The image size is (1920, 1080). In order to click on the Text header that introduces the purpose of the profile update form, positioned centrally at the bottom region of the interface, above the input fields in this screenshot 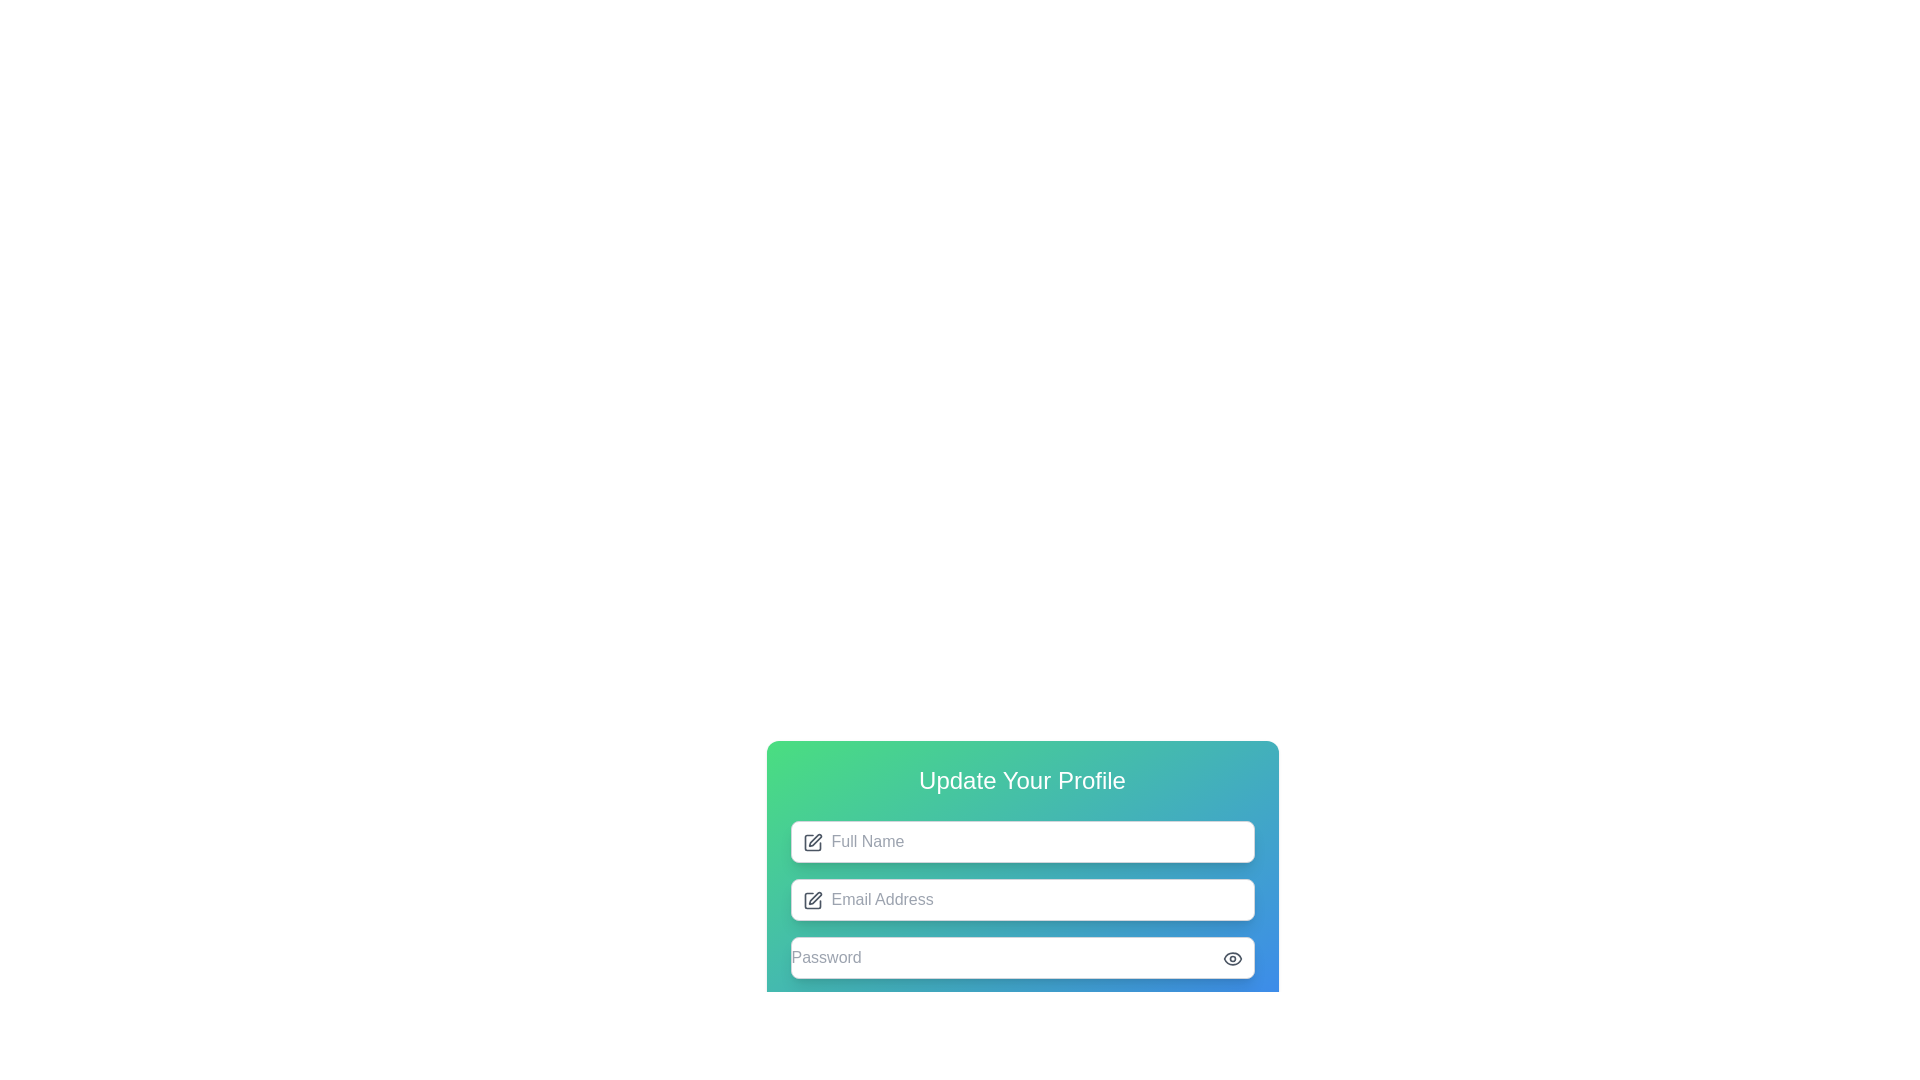, I will do `click(1022, 779)`.